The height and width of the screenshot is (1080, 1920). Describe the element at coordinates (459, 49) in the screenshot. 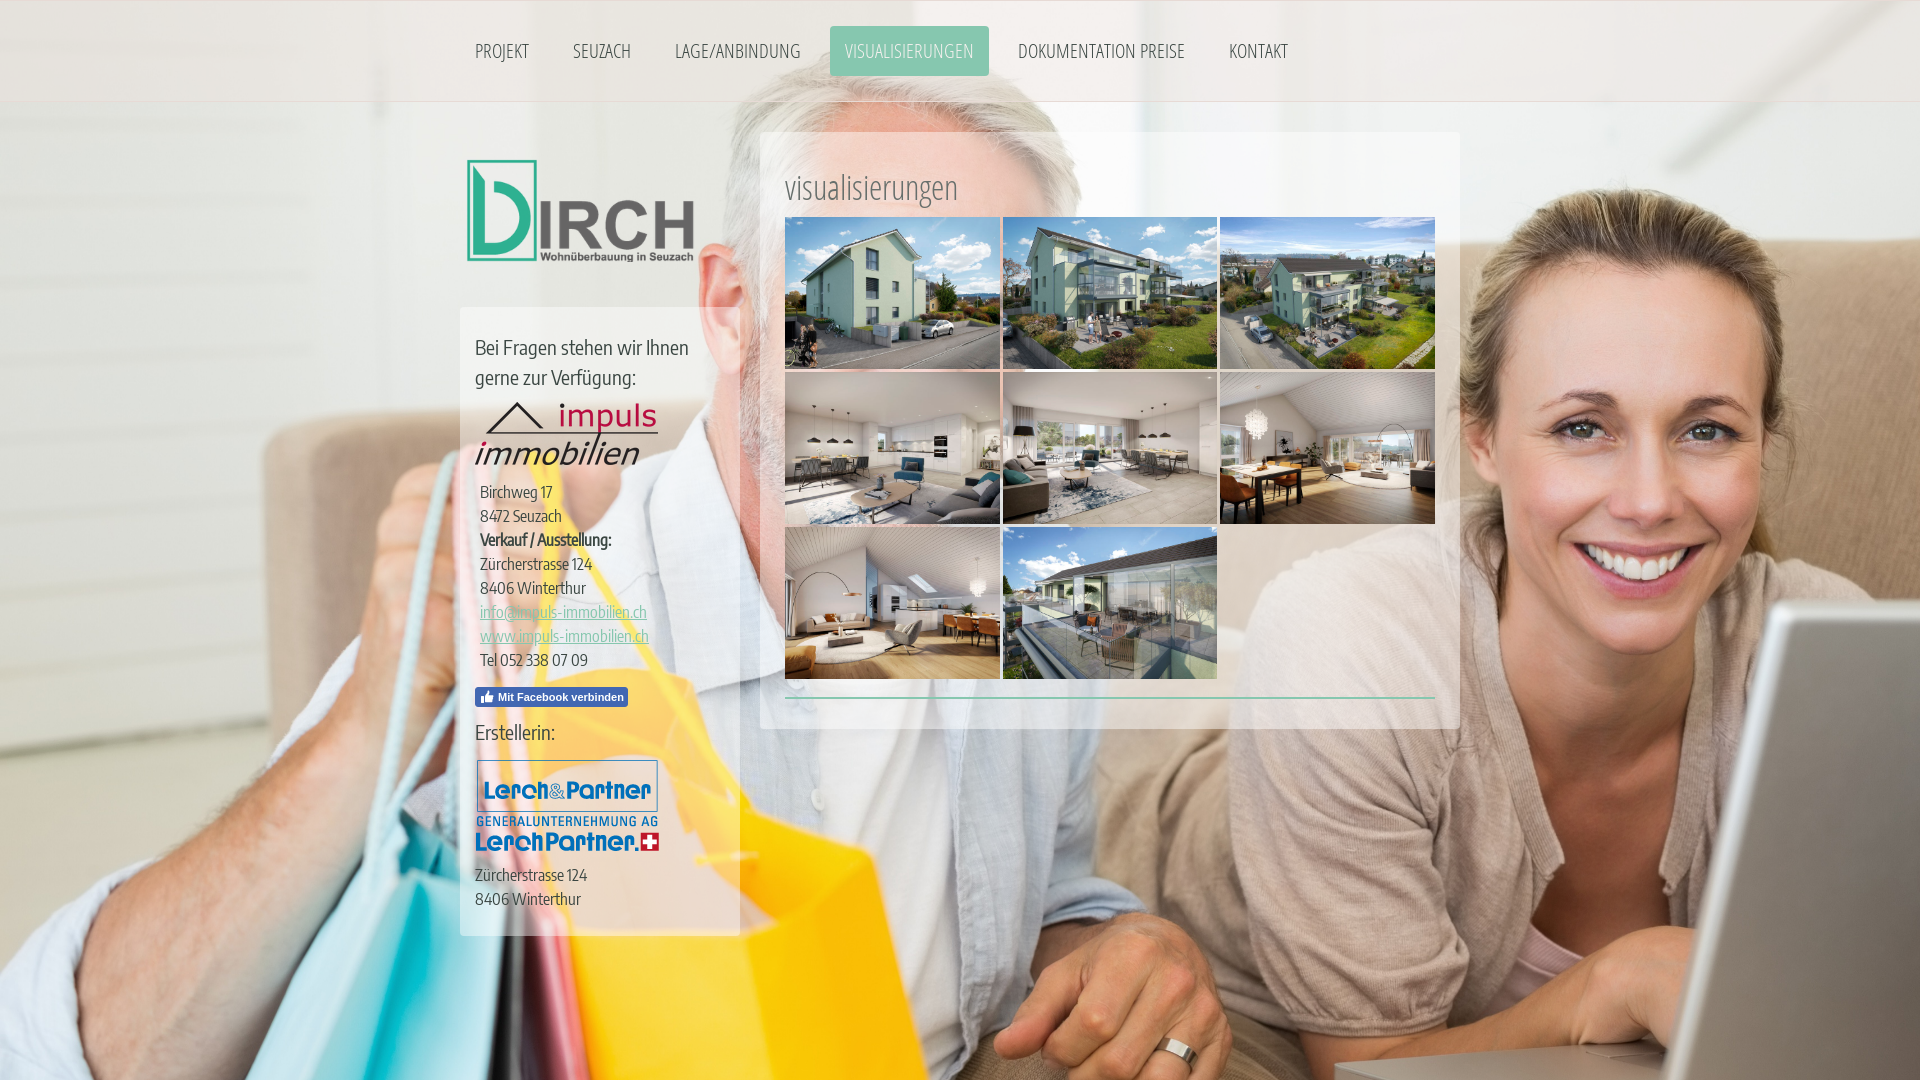

I see `'PROJEKT'` at that location.